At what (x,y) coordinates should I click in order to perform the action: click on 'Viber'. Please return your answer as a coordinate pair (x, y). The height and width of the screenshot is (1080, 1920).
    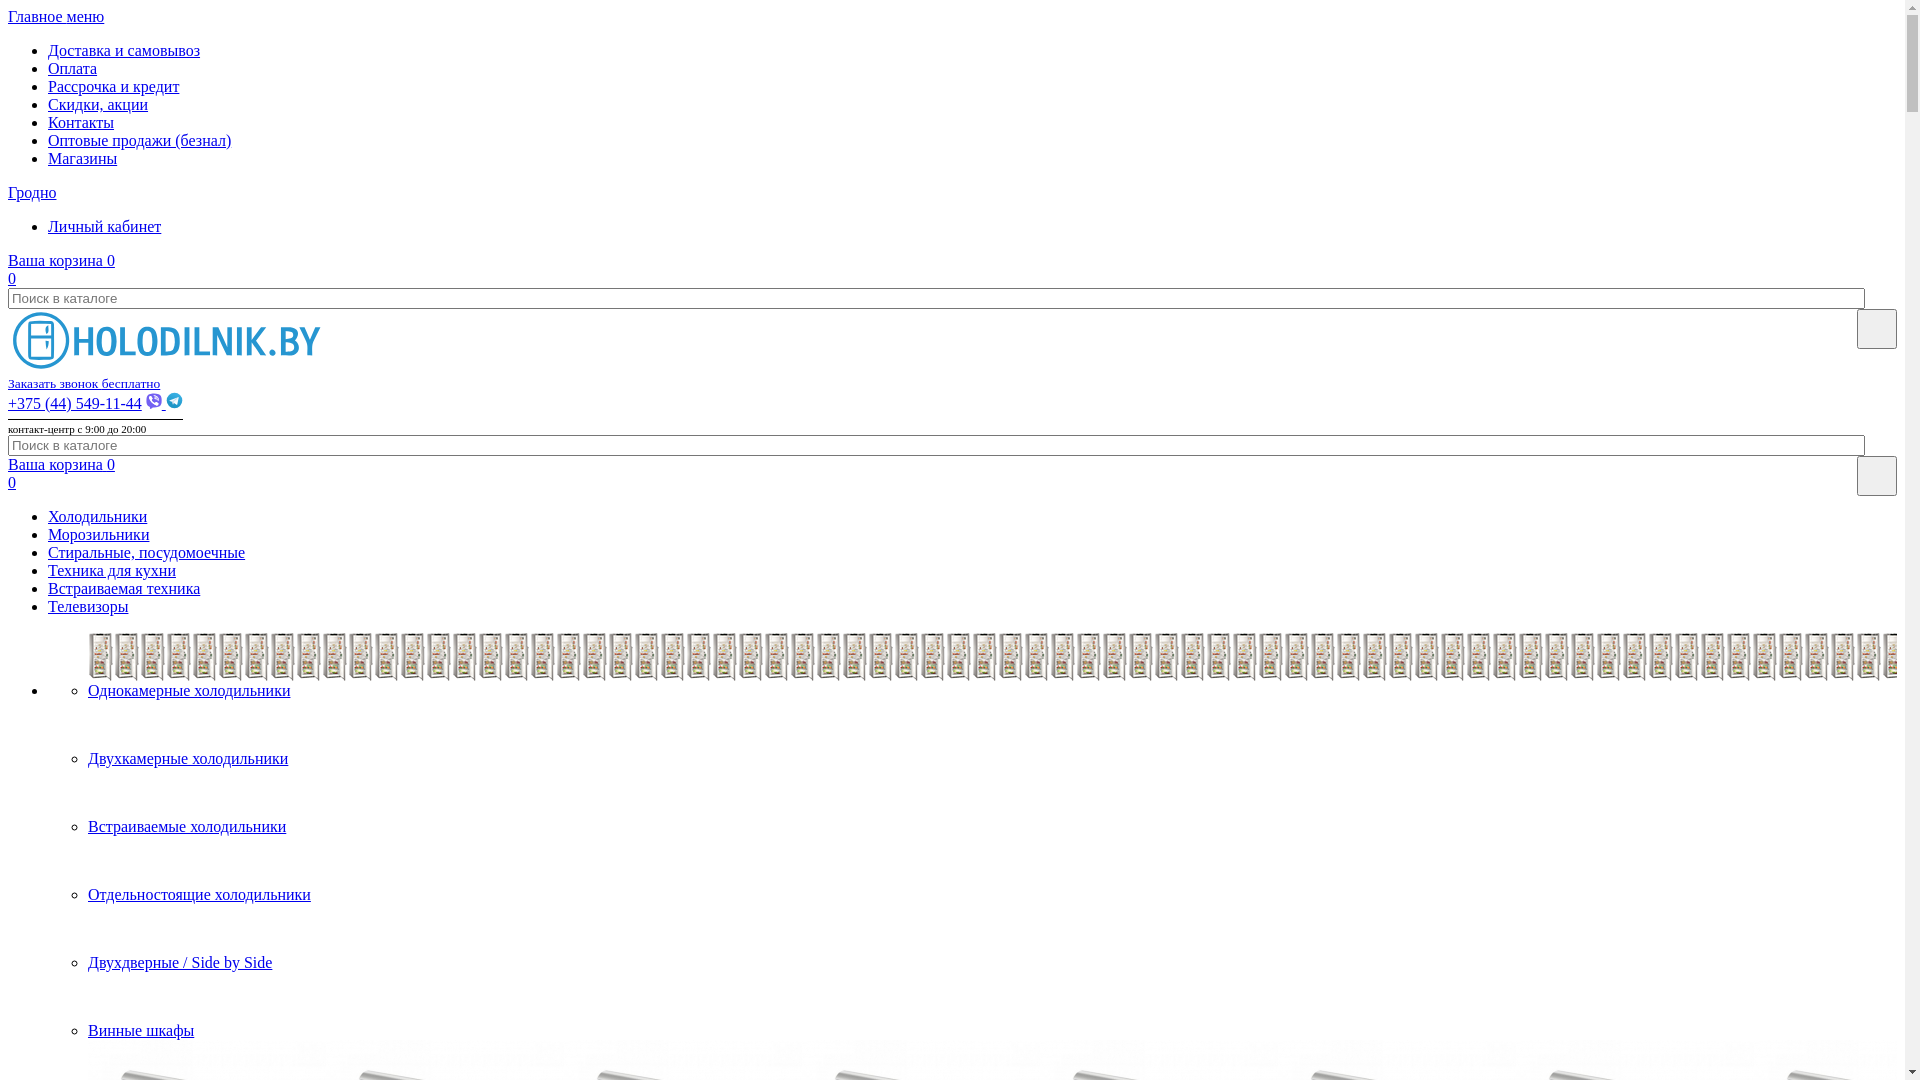
    Looking at the image, I should click on (154, 403).